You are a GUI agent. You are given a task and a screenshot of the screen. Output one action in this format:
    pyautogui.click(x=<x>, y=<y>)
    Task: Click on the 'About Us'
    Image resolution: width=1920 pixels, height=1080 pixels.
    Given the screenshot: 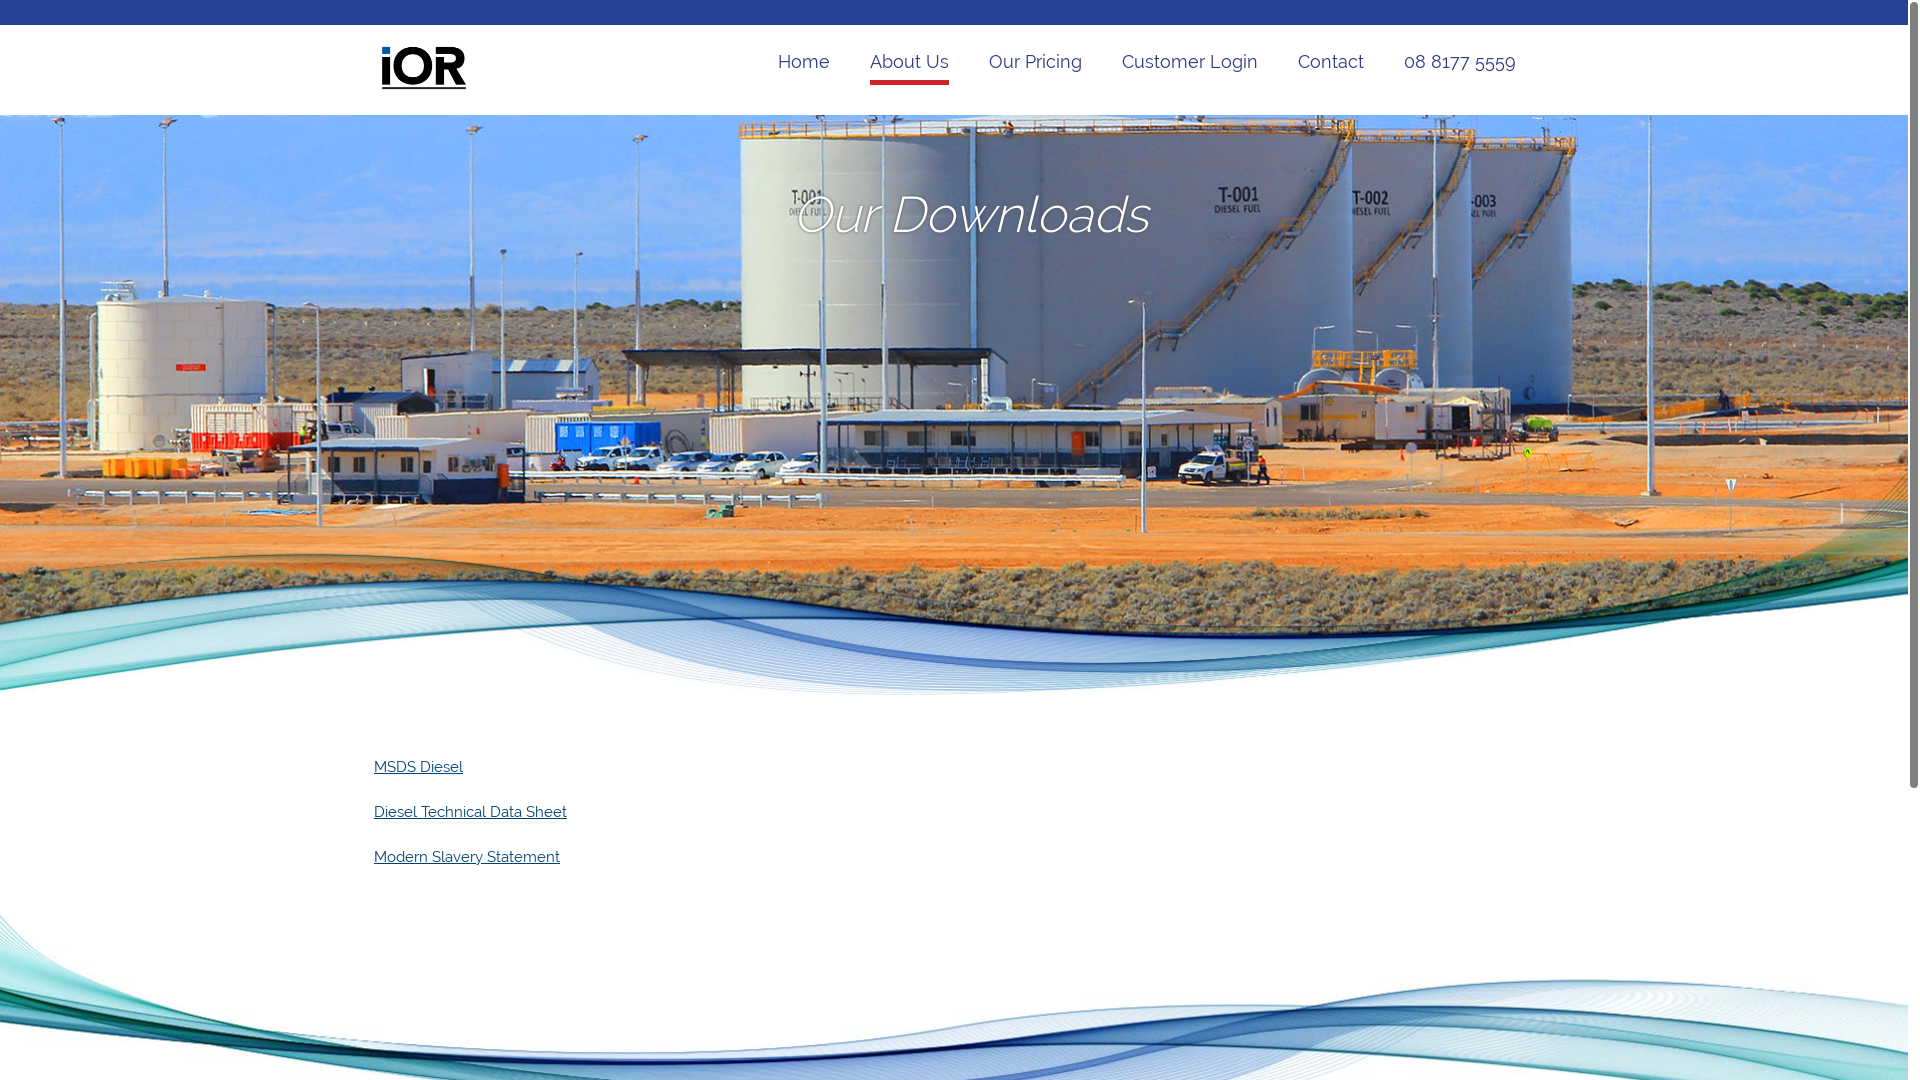 What is the action you would take?
    pyautogui.click(x=908, y=63)
    